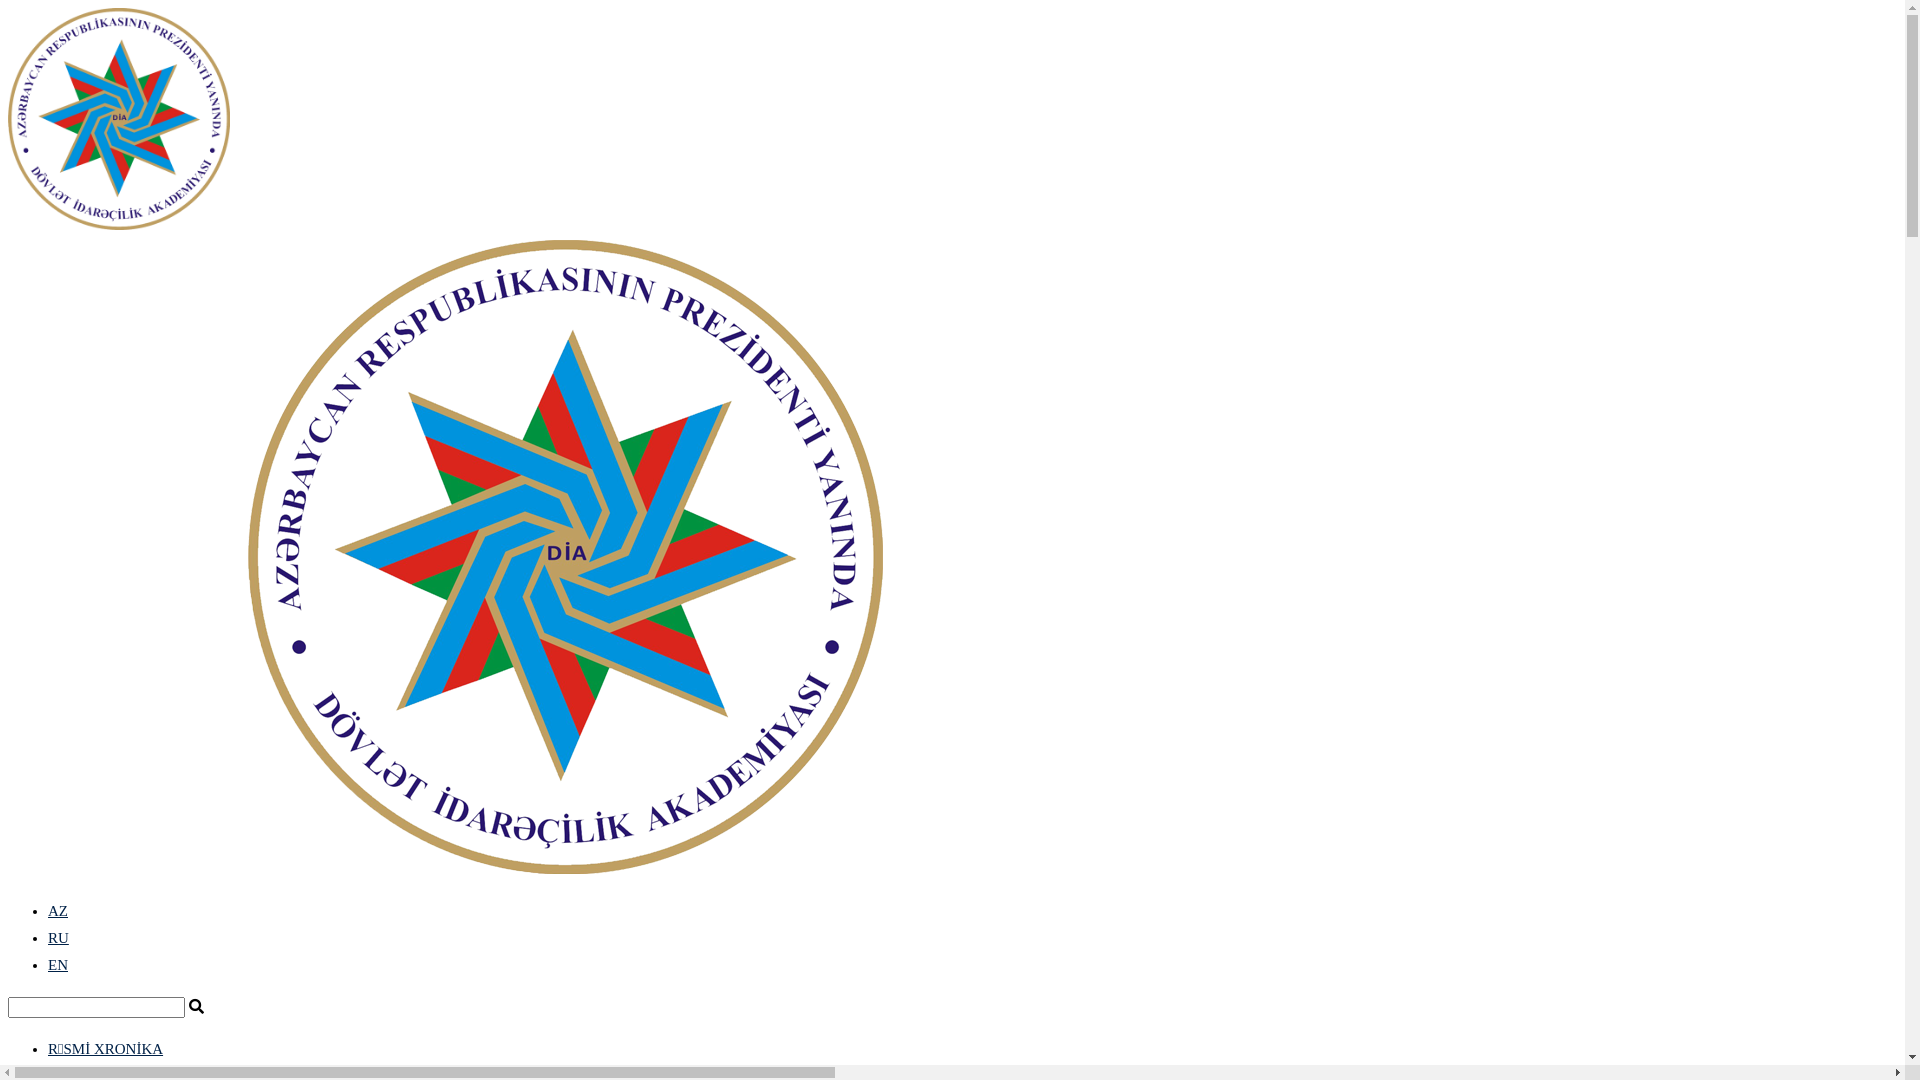 The image size is (1920, 1080). What do you see at coordinates (95, 1007) in the screenshot?
I see `'Search'` at bounding box center [95, 1007].